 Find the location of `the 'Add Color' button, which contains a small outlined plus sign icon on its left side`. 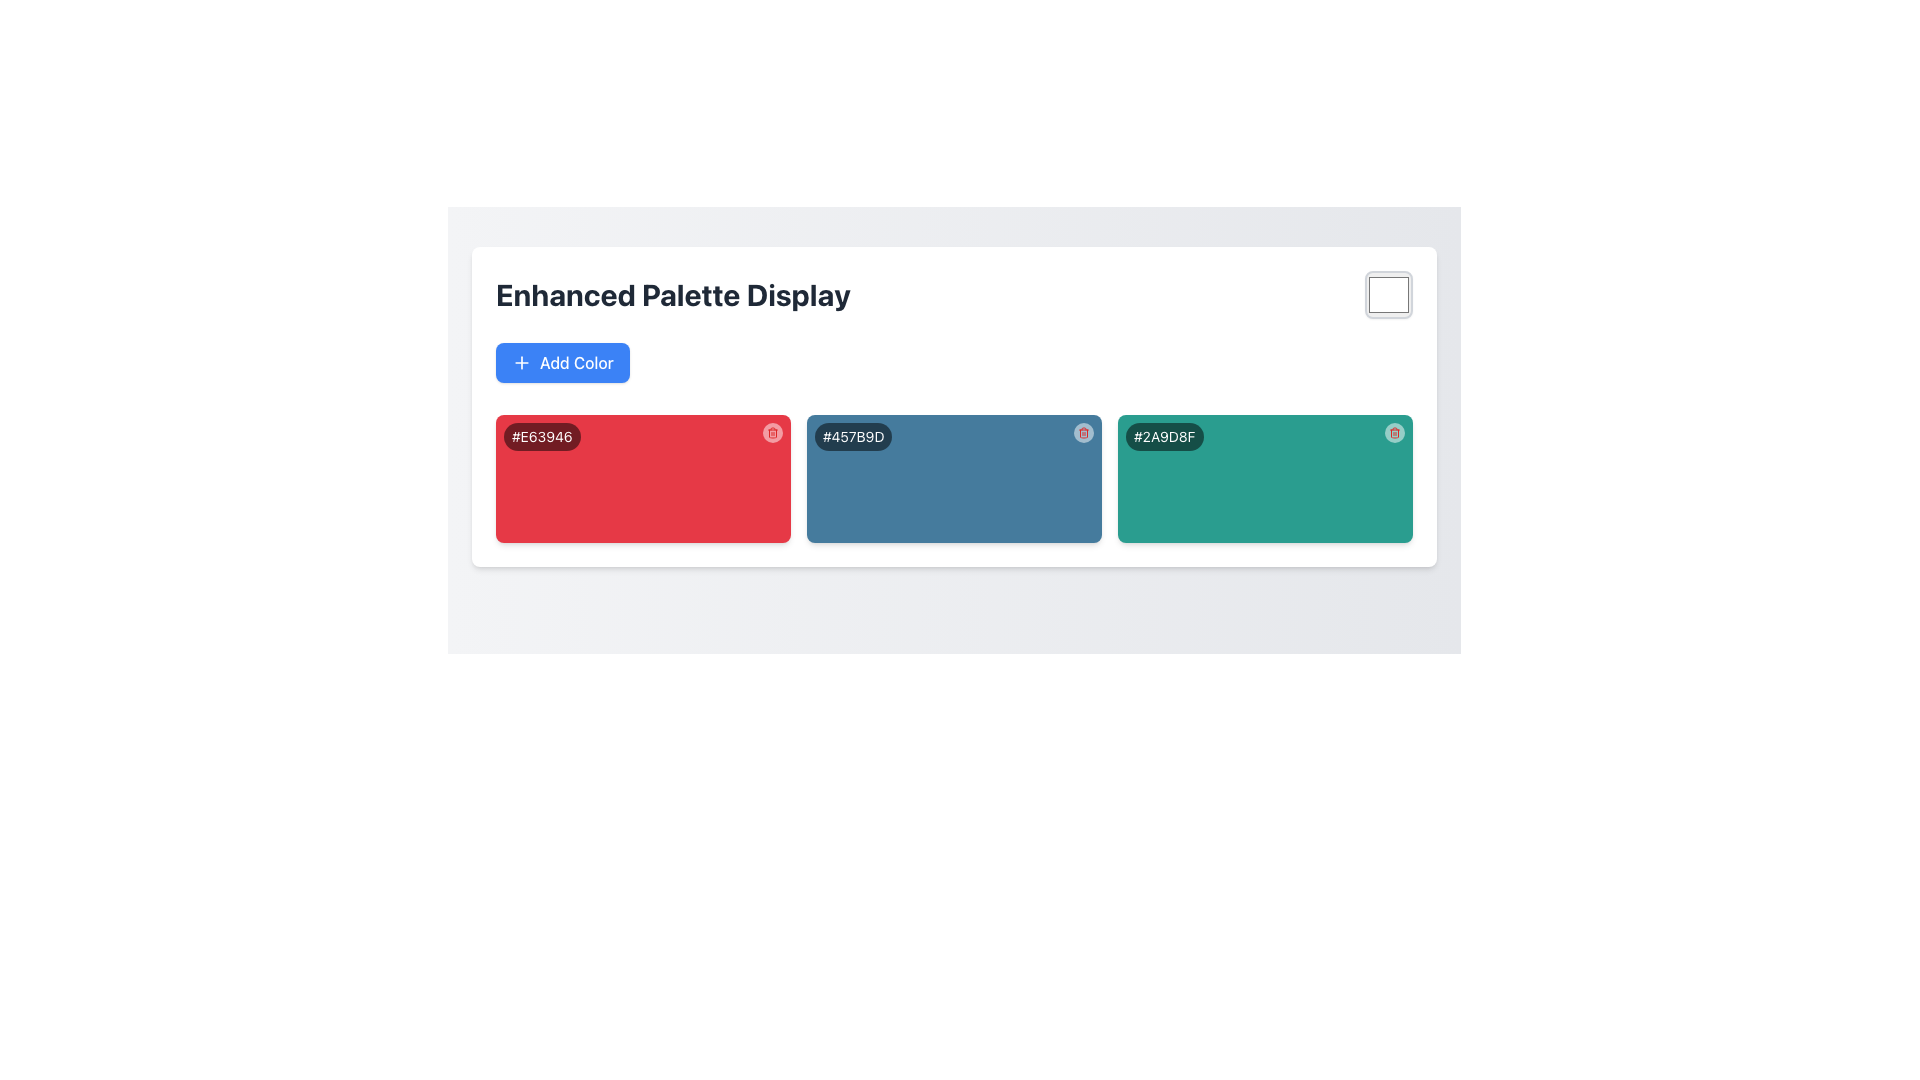

the 'Add Color' button, which contains a small outlined plus sign icon on its left side is located at coordinates (522, 362).